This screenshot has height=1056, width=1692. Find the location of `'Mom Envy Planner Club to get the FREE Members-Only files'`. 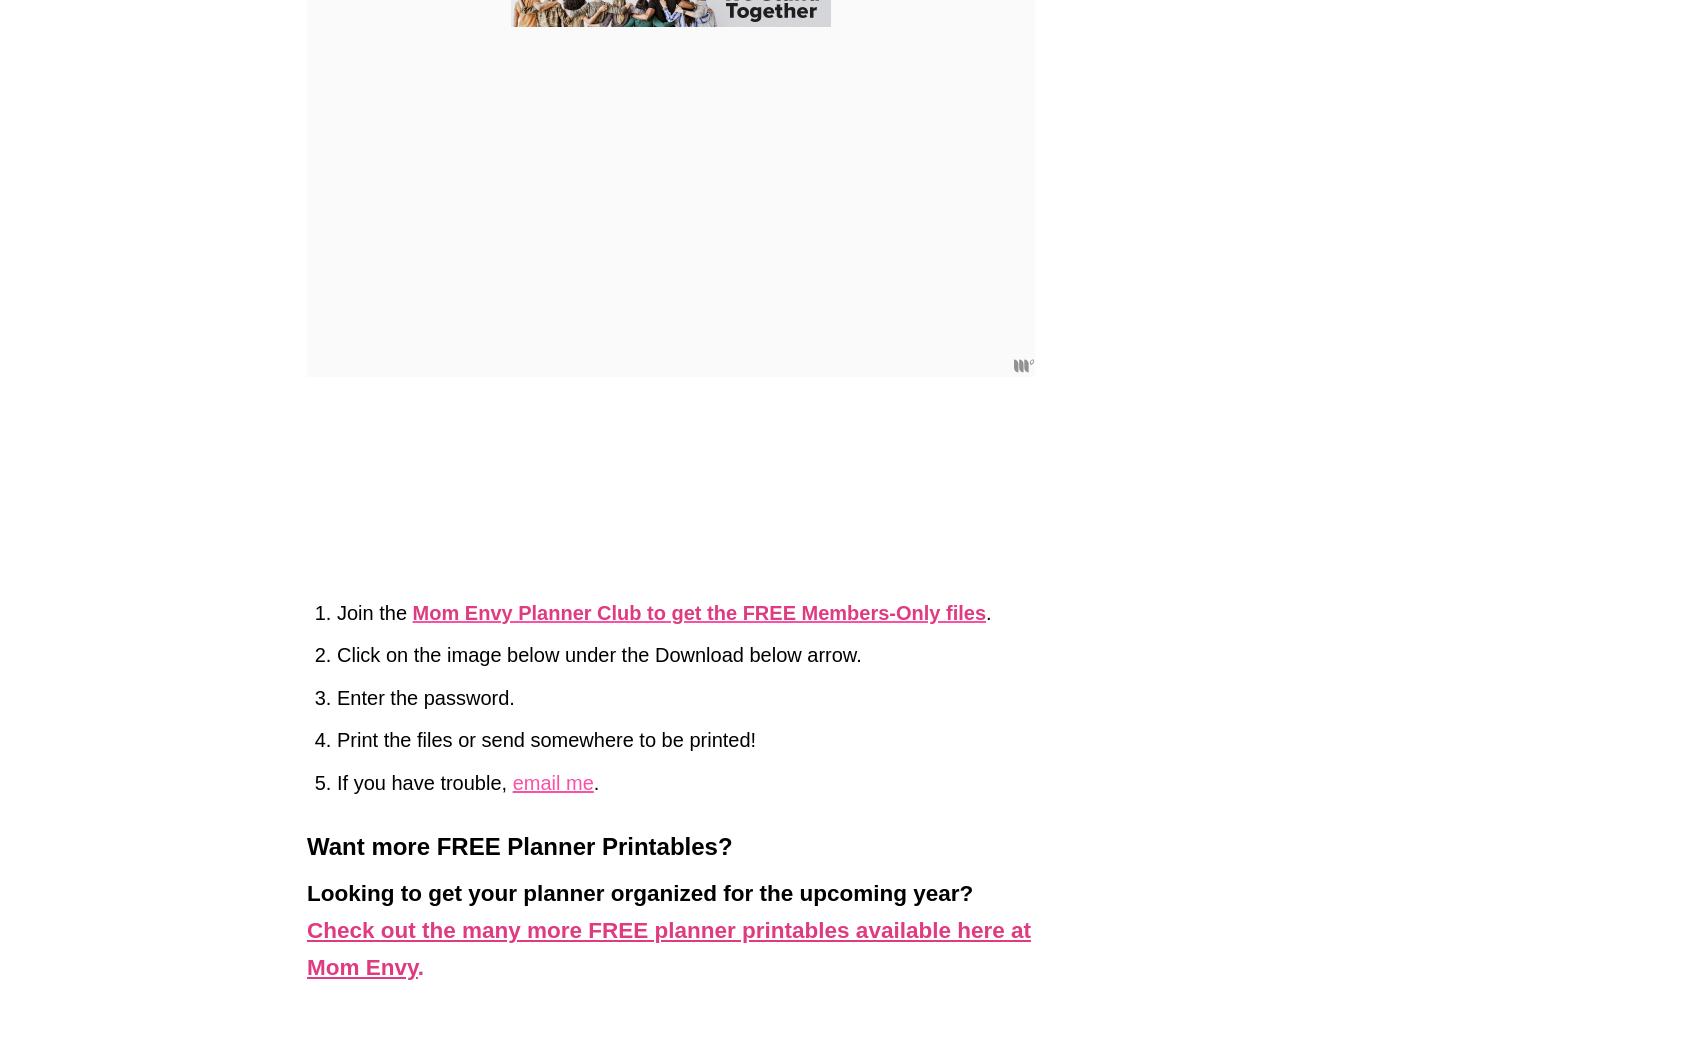

'Mom Envy Planner Club to get the FREE Members-Only files' is located at coordinates (698, 610).